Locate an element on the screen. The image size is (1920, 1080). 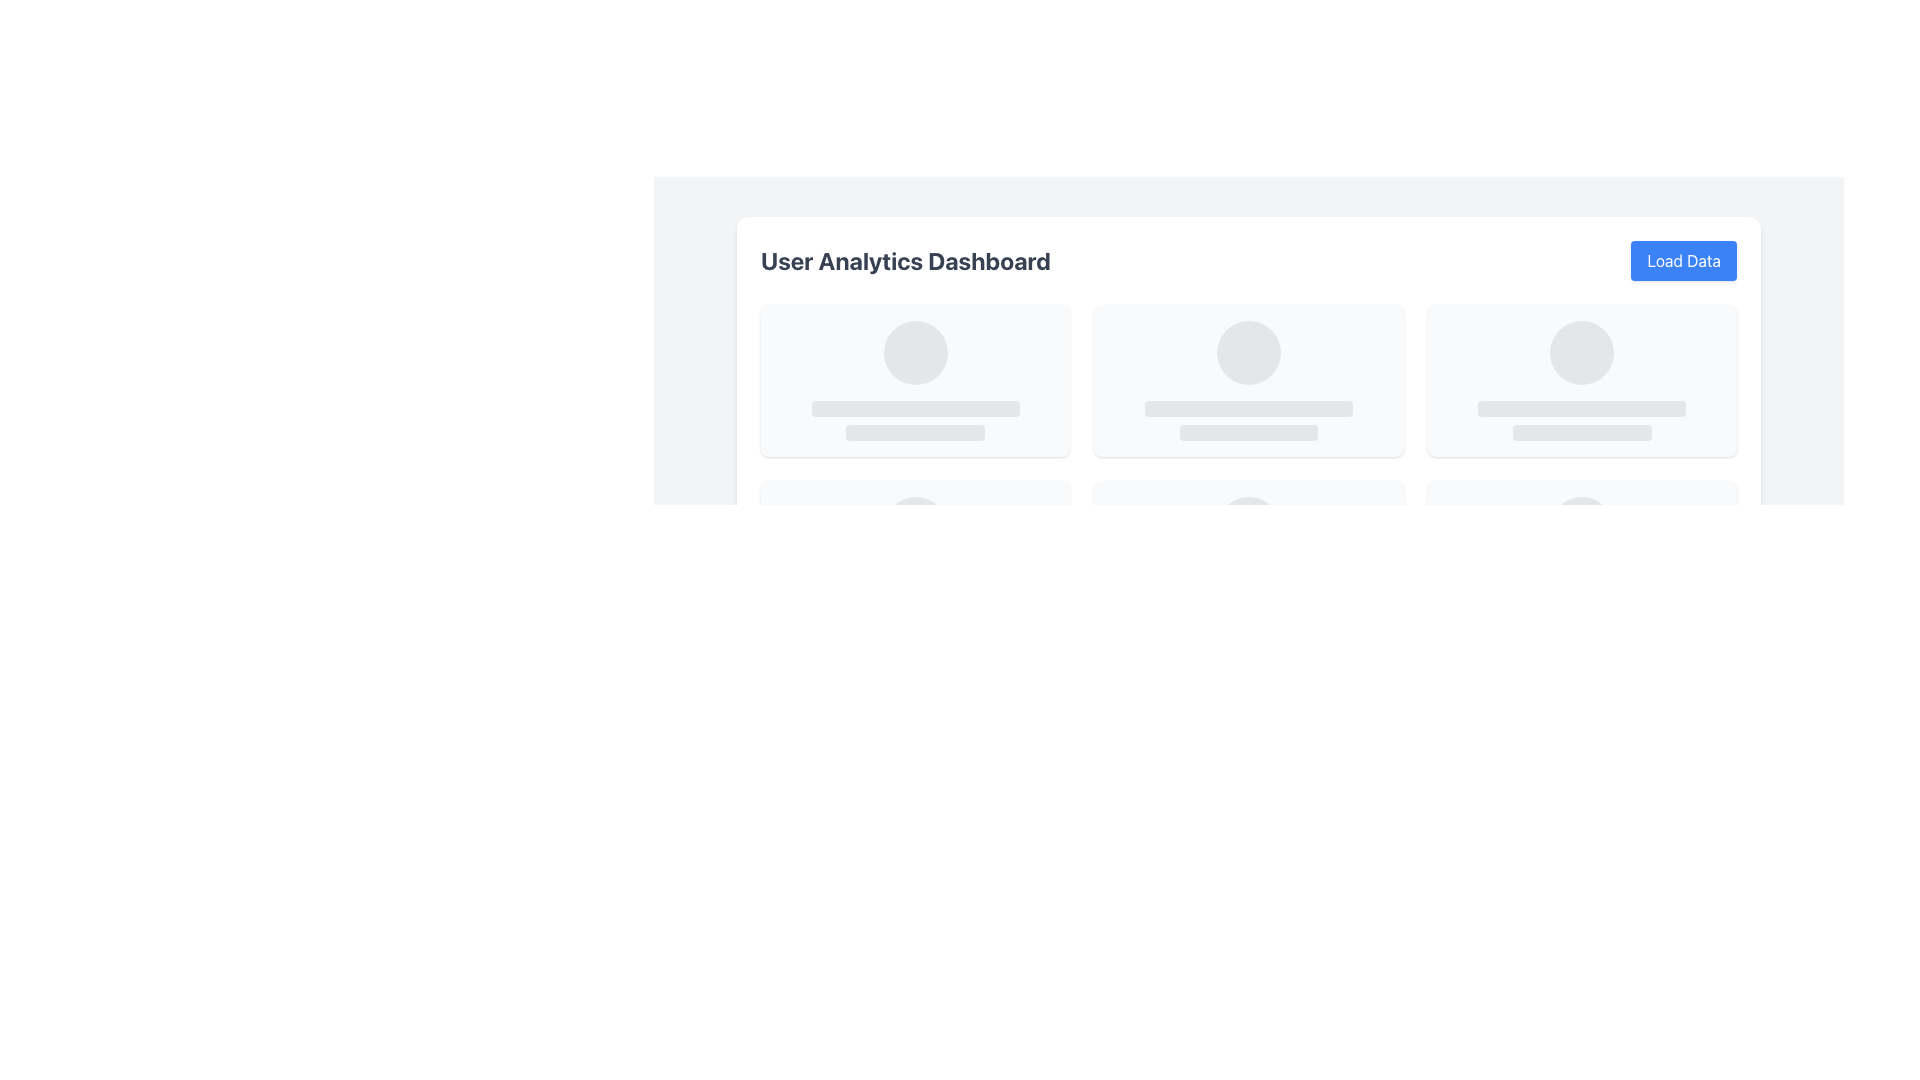
the narrow gray rectangle with rounded corners located below a longer rectangle and aligned with a circular placeholder above it is located at coordinates (1247, 431).